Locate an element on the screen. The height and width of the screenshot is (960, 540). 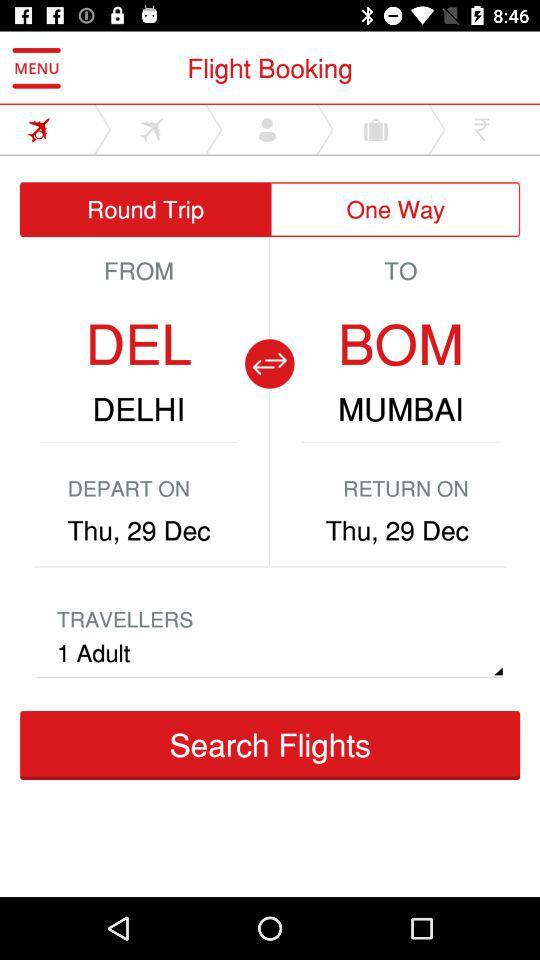
the icon next to the round trip item is located at coordinates (395, 209).